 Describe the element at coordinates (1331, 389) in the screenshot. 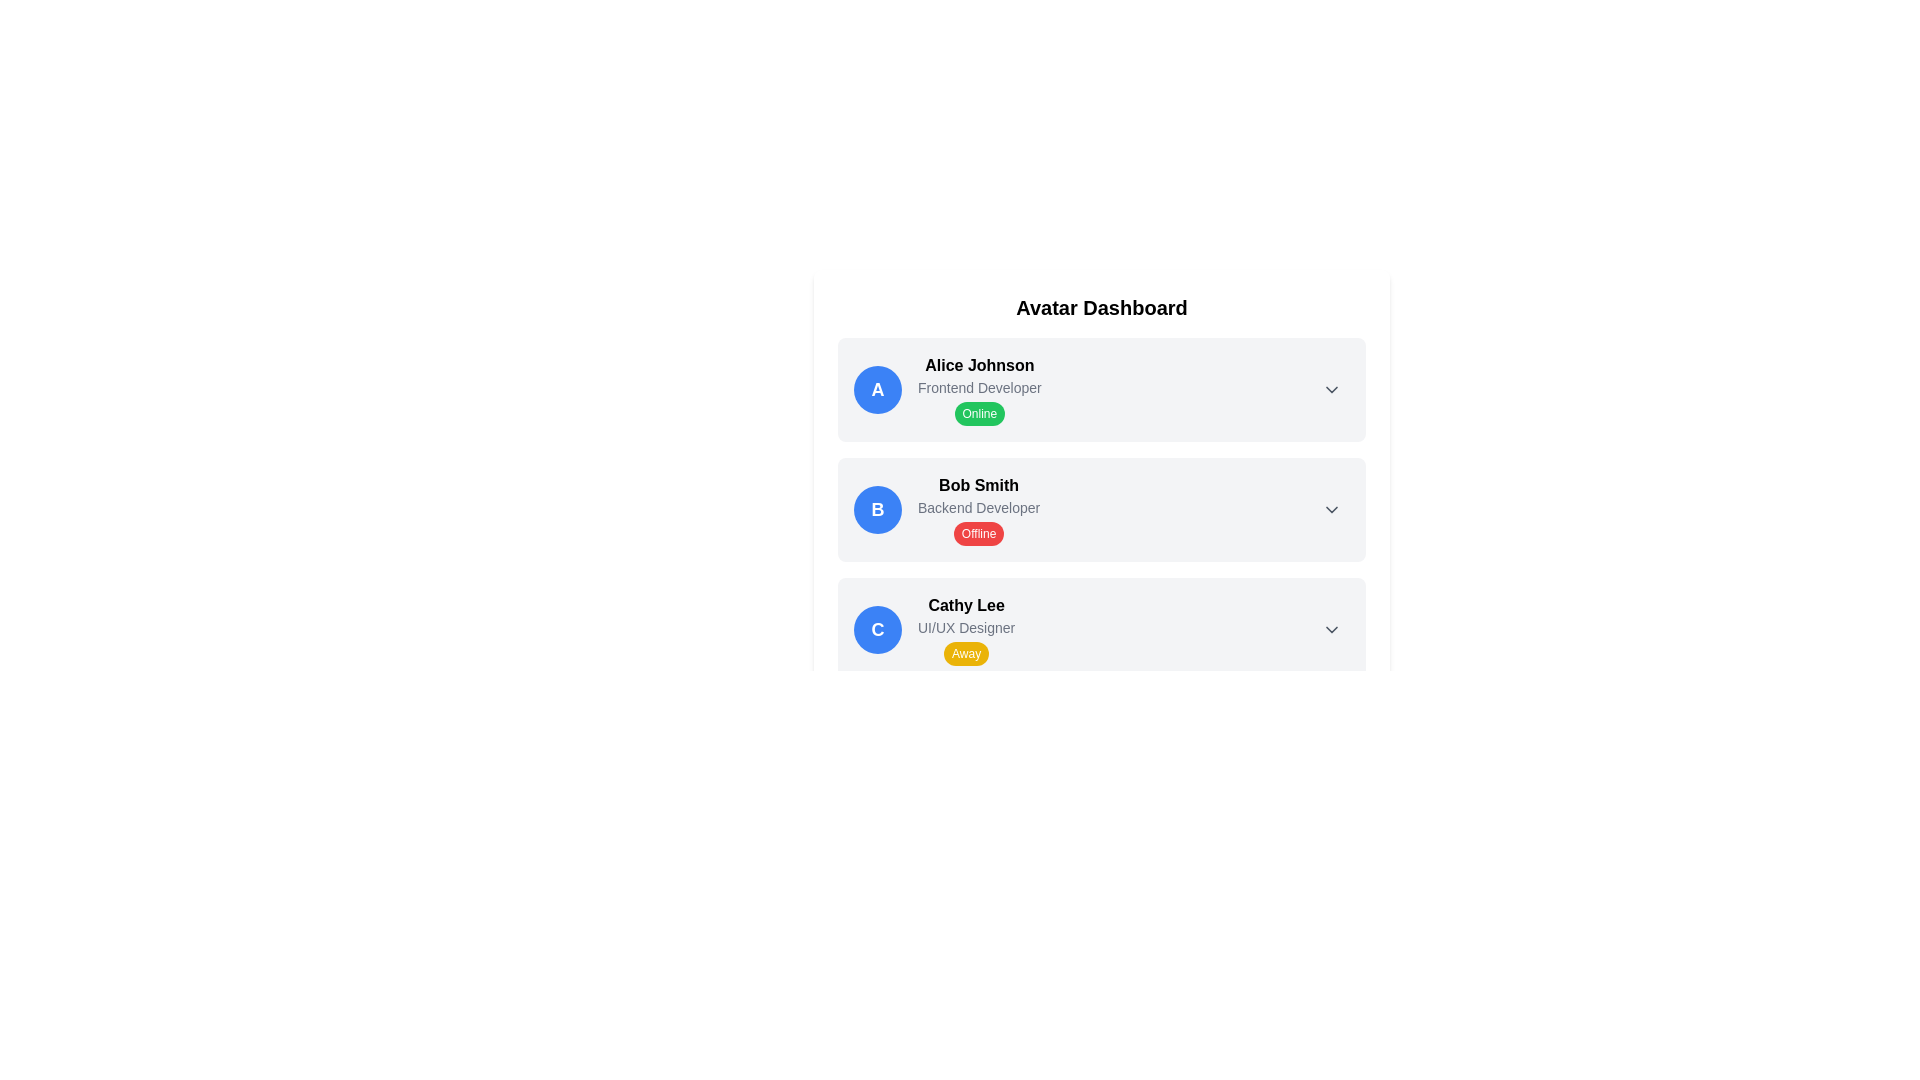

I see `the SVG icon located at the right-hand side of the topmost user card, which aligns horizontally with the user name 'Alice Johnson'` at that location.